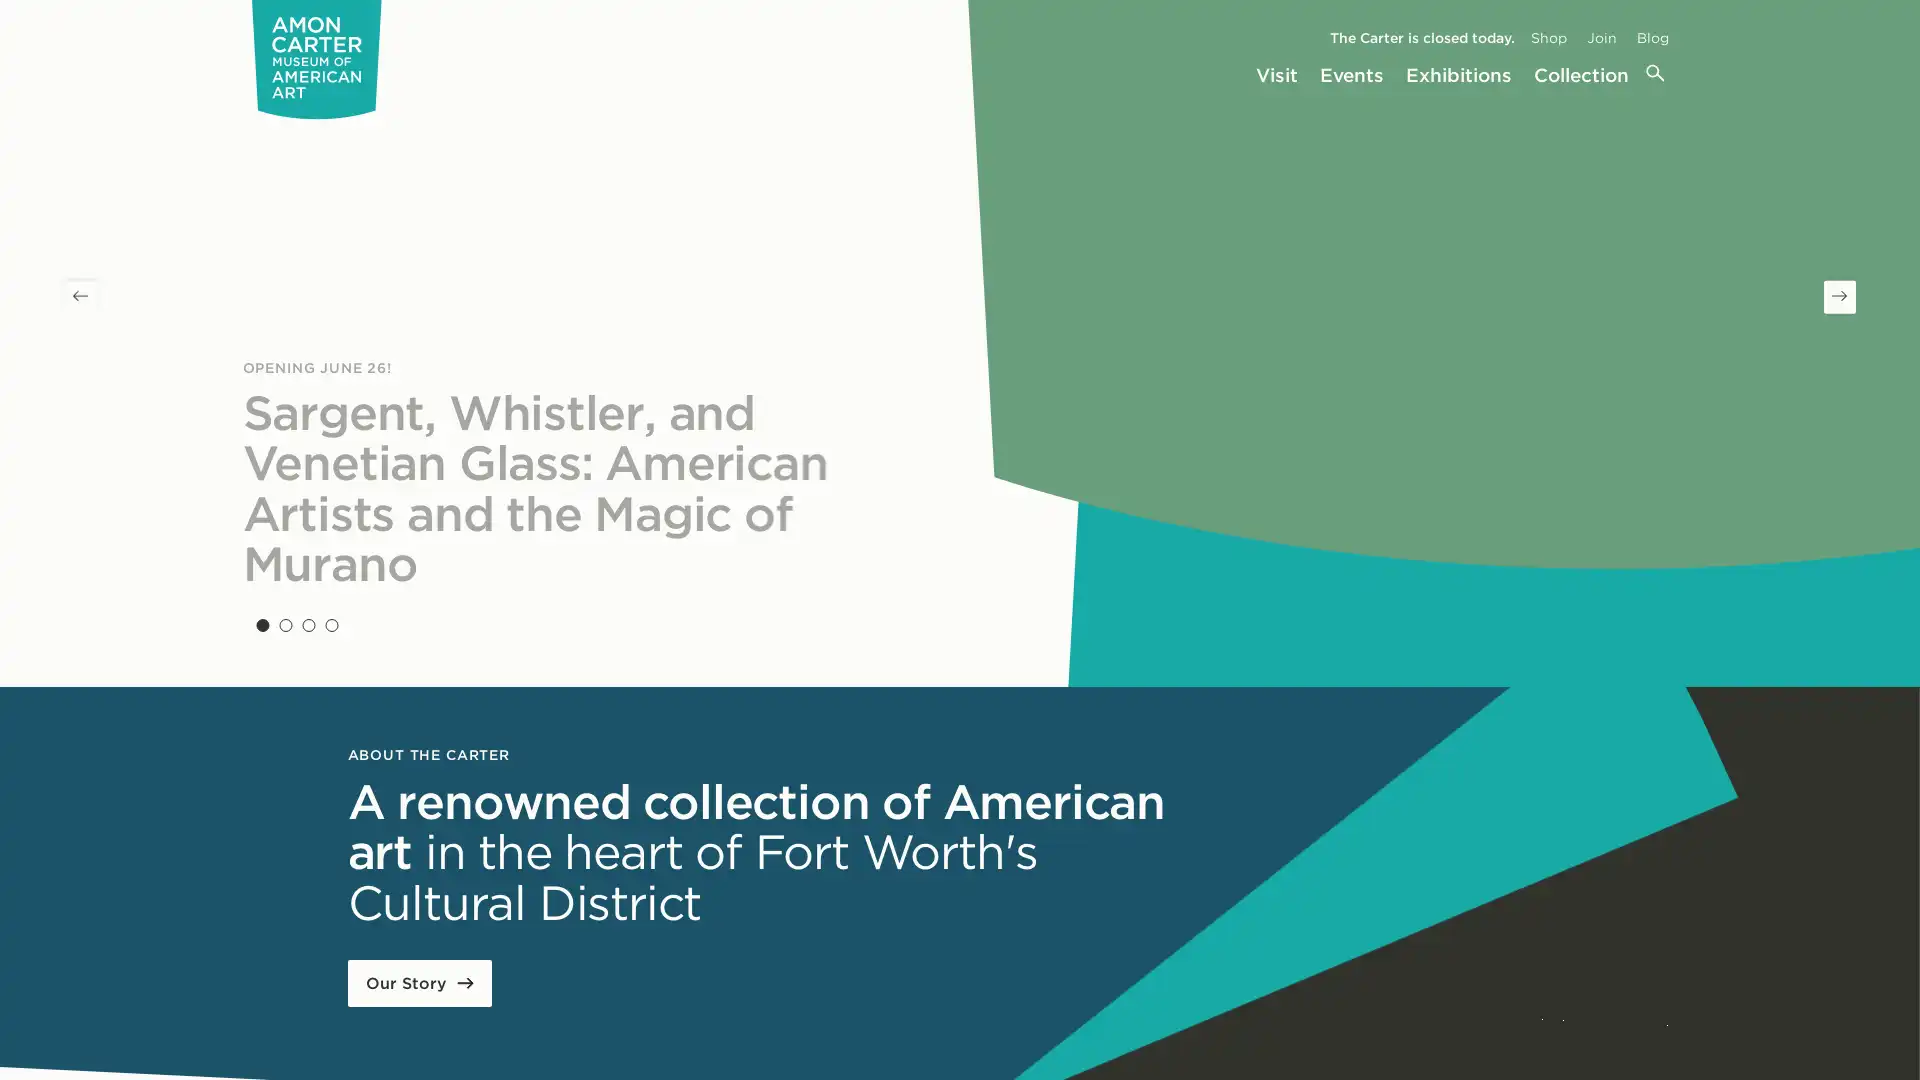 The width and height of the screenshot is (1920, 1080). Describe the element at coordinates (80, 297) in the screenshot. I see `Previous` at that location.